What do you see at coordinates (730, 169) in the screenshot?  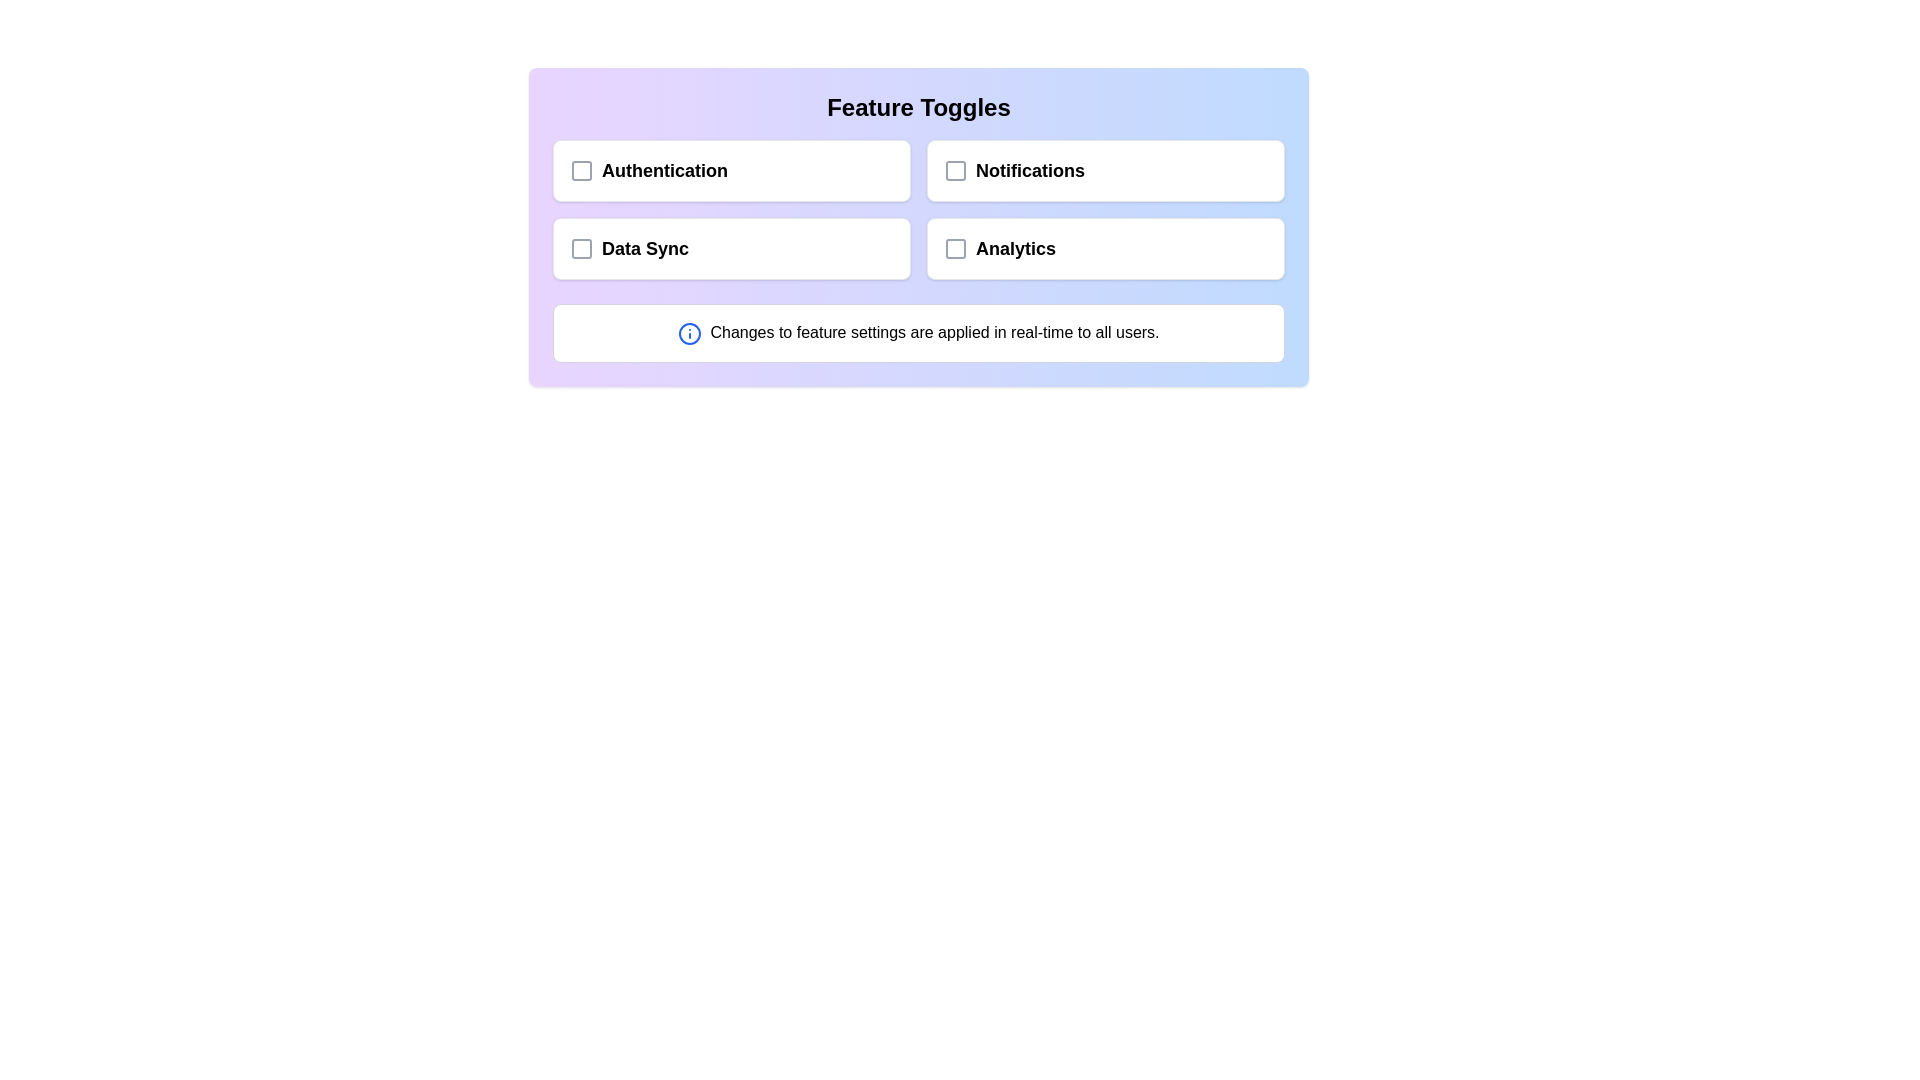 I see `the toggleable option labeled 'Authentication' which is the first element in the upper left corner of the grid layout containing feature toggles` at bounding box center [730, 169].